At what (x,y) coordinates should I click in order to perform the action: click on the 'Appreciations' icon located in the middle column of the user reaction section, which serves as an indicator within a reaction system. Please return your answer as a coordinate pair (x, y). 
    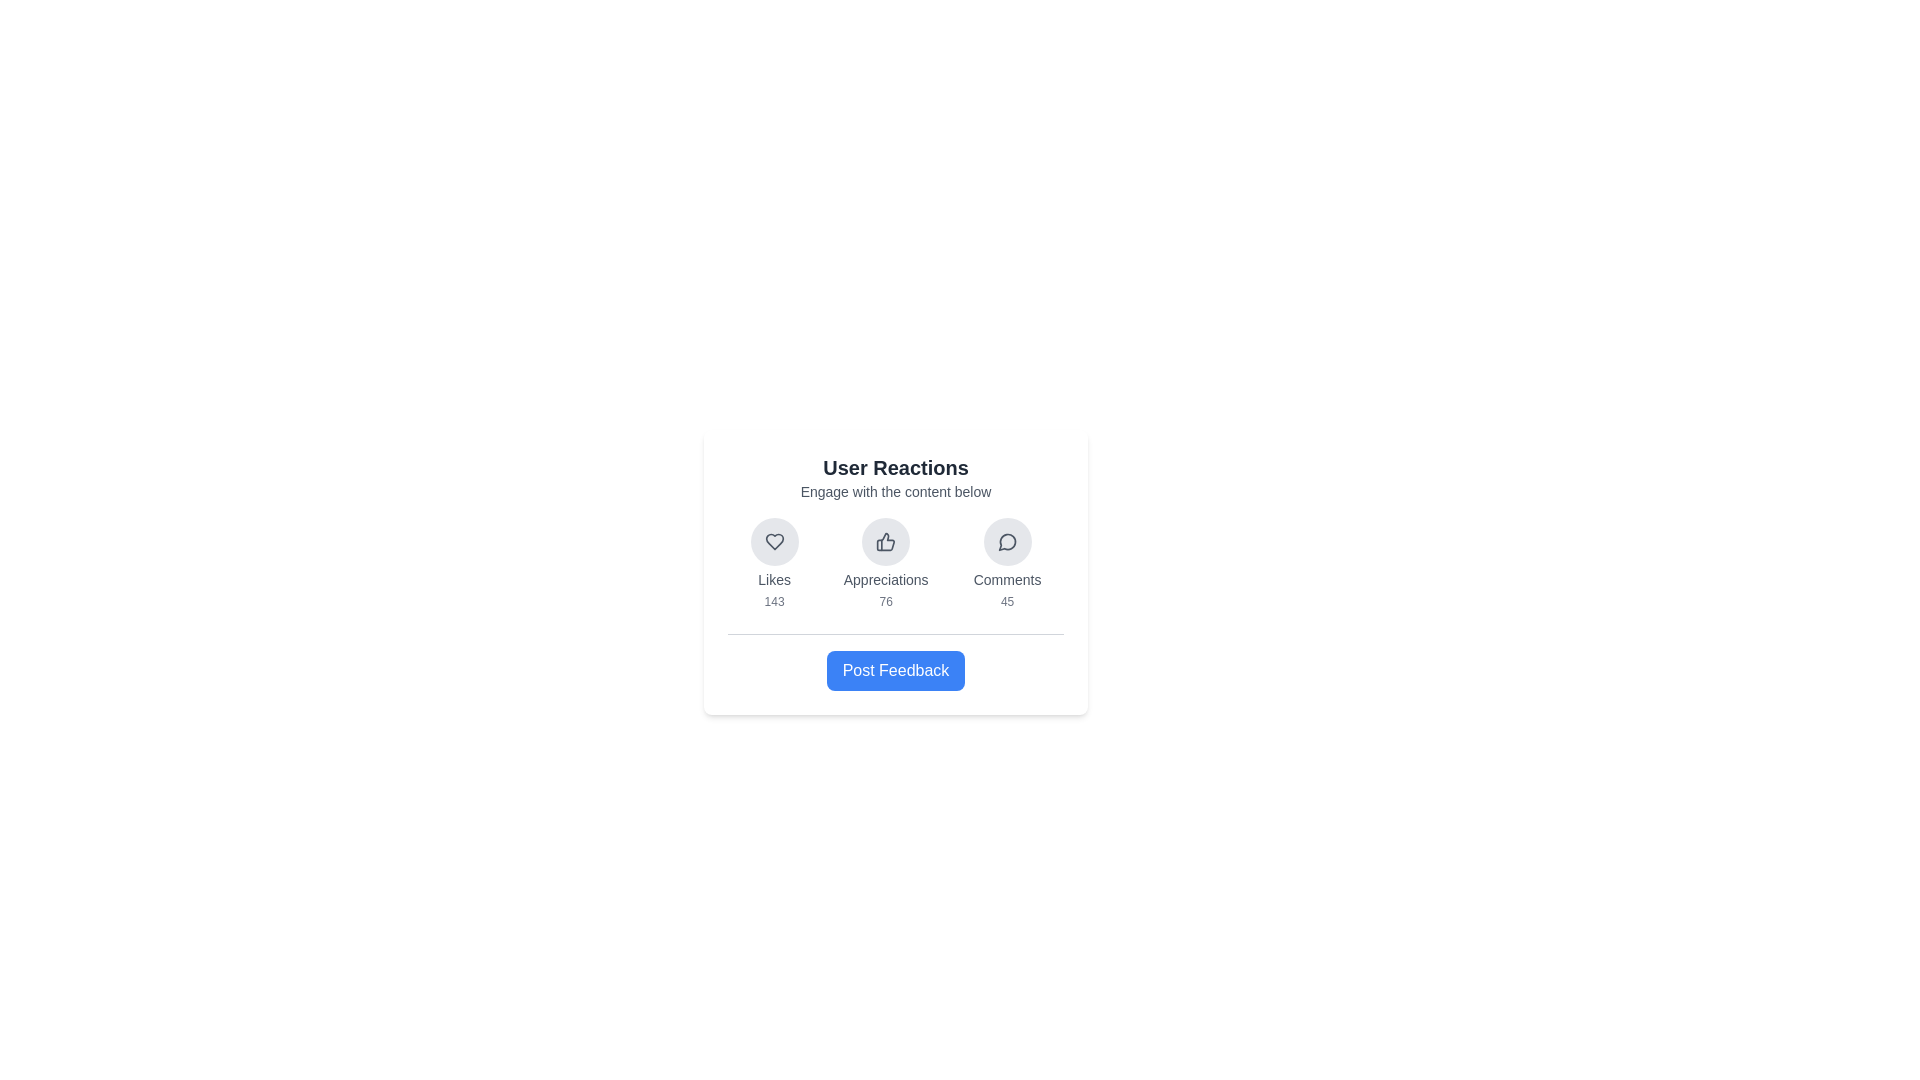
    Looking at the image, I should click on (885, 542).